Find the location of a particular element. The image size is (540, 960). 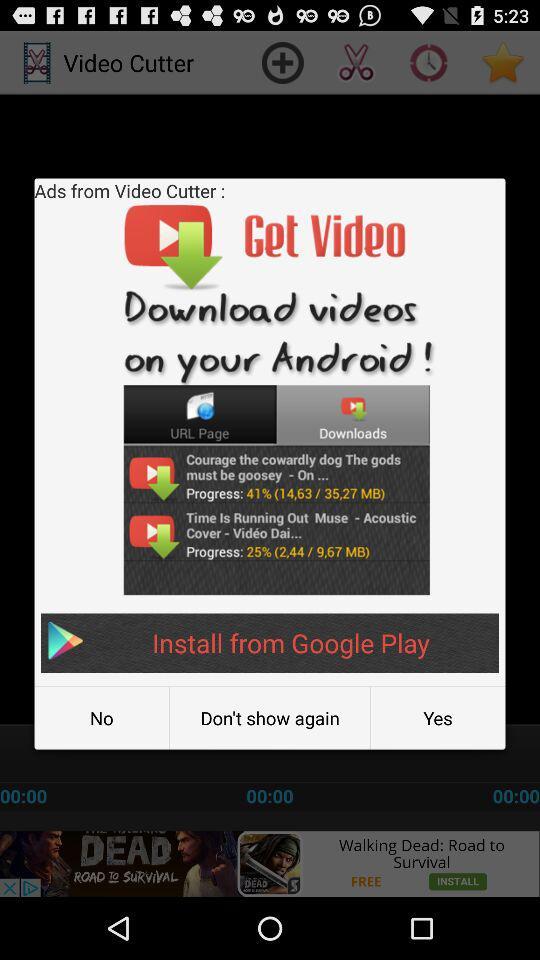

the item below the install from google icon is located at coordinates (437, 718).